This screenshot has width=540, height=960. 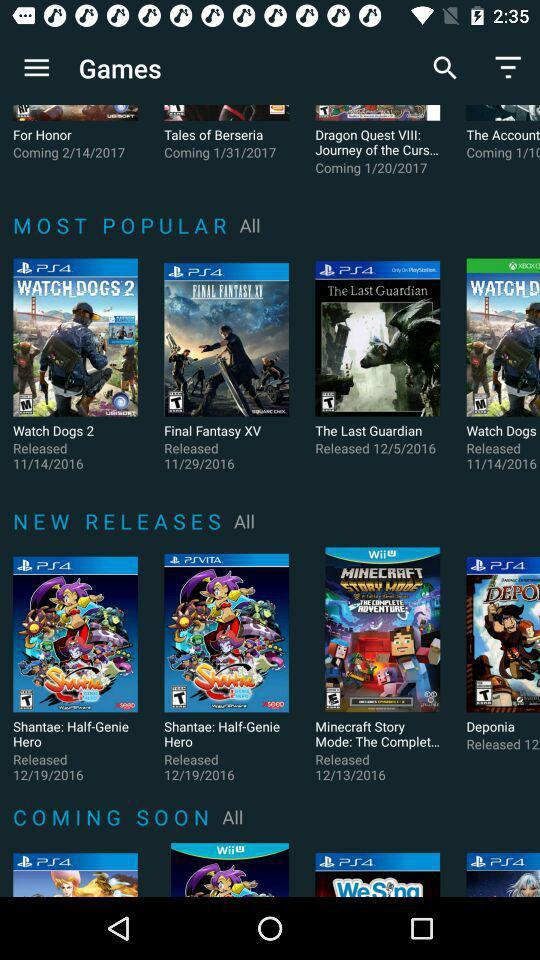 What do you see at coordinates (36, 68) in the screenshot?
I see `the icon next to the games item` at bounding box center [36, 68].